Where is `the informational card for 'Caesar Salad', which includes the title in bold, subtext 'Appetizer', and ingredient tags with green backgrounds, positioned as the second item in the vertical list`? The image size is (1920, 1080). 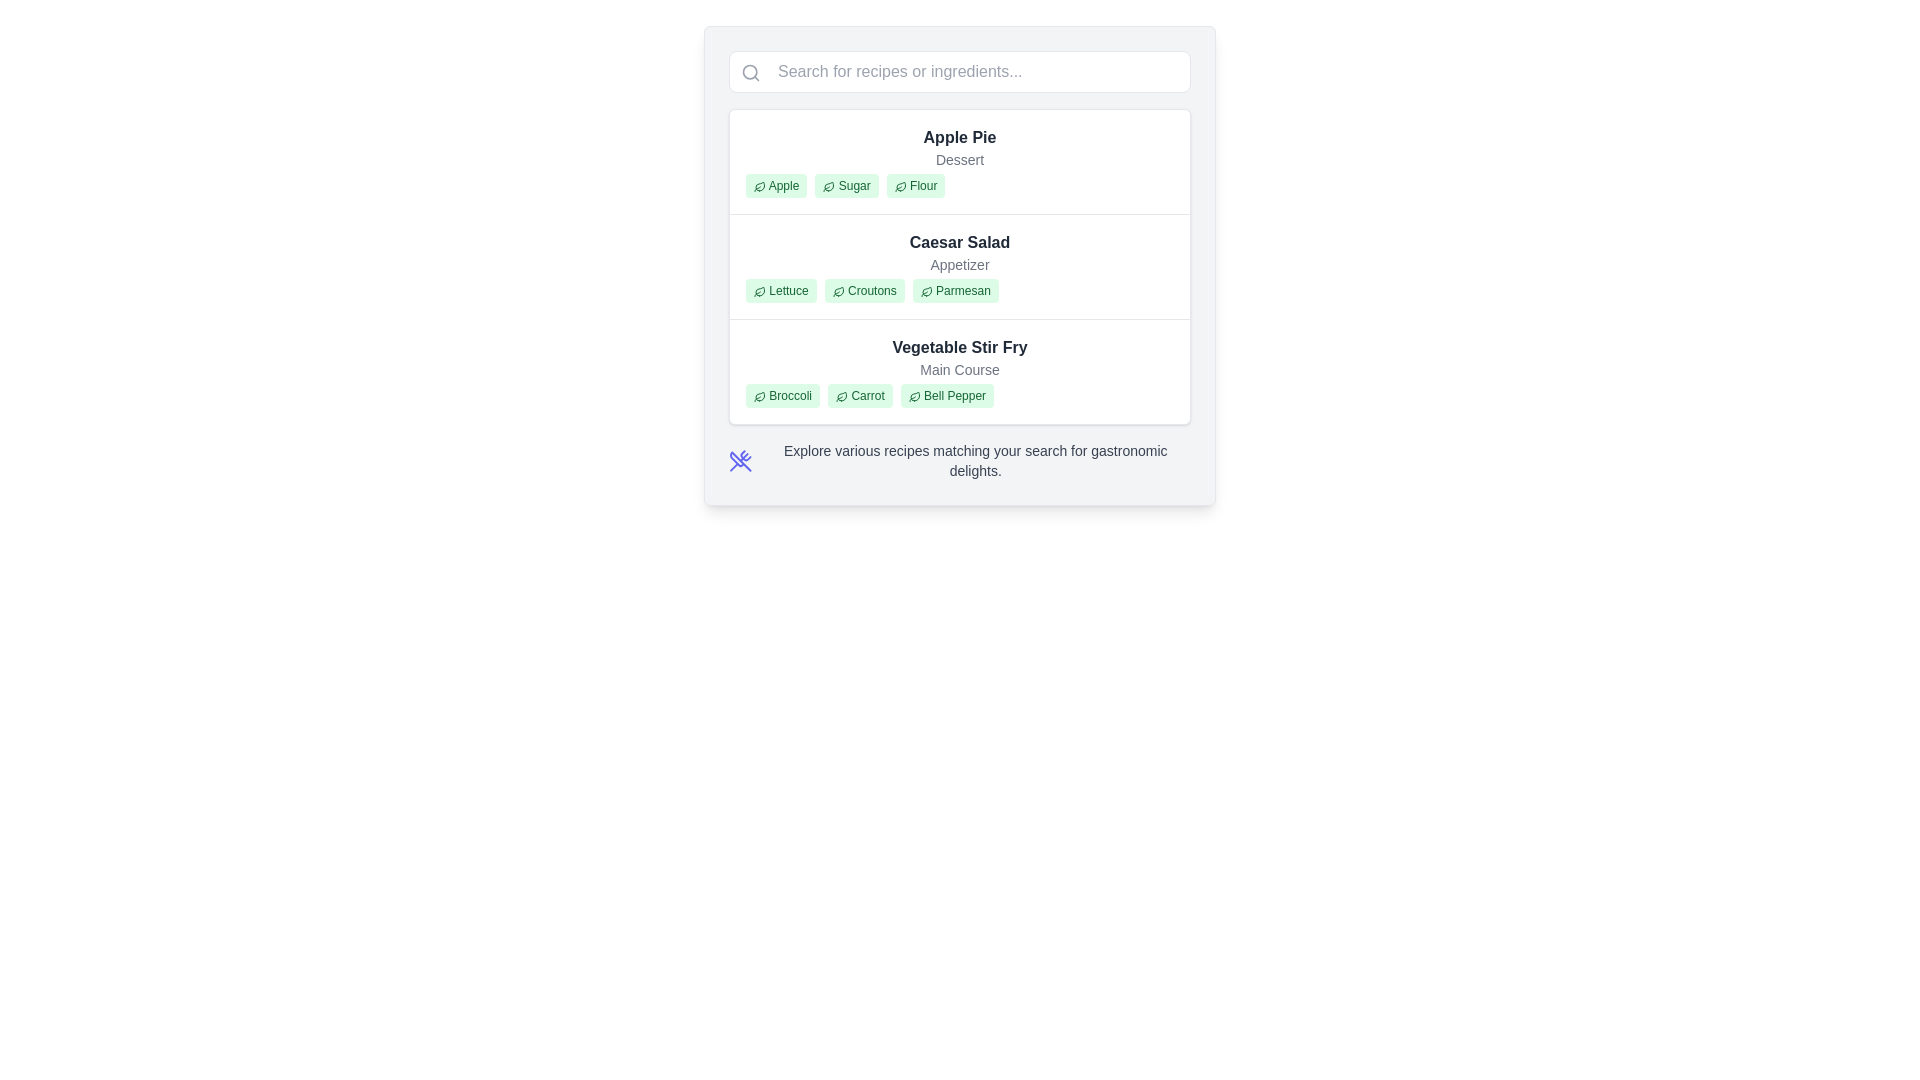
the informational card for 'Caesar Salad', which includes the title in bold, subtext 'Appetizer', and ingredient tags with green backgrounds, positioned as the second item in the vertical list is located at coordinates (960, 265).